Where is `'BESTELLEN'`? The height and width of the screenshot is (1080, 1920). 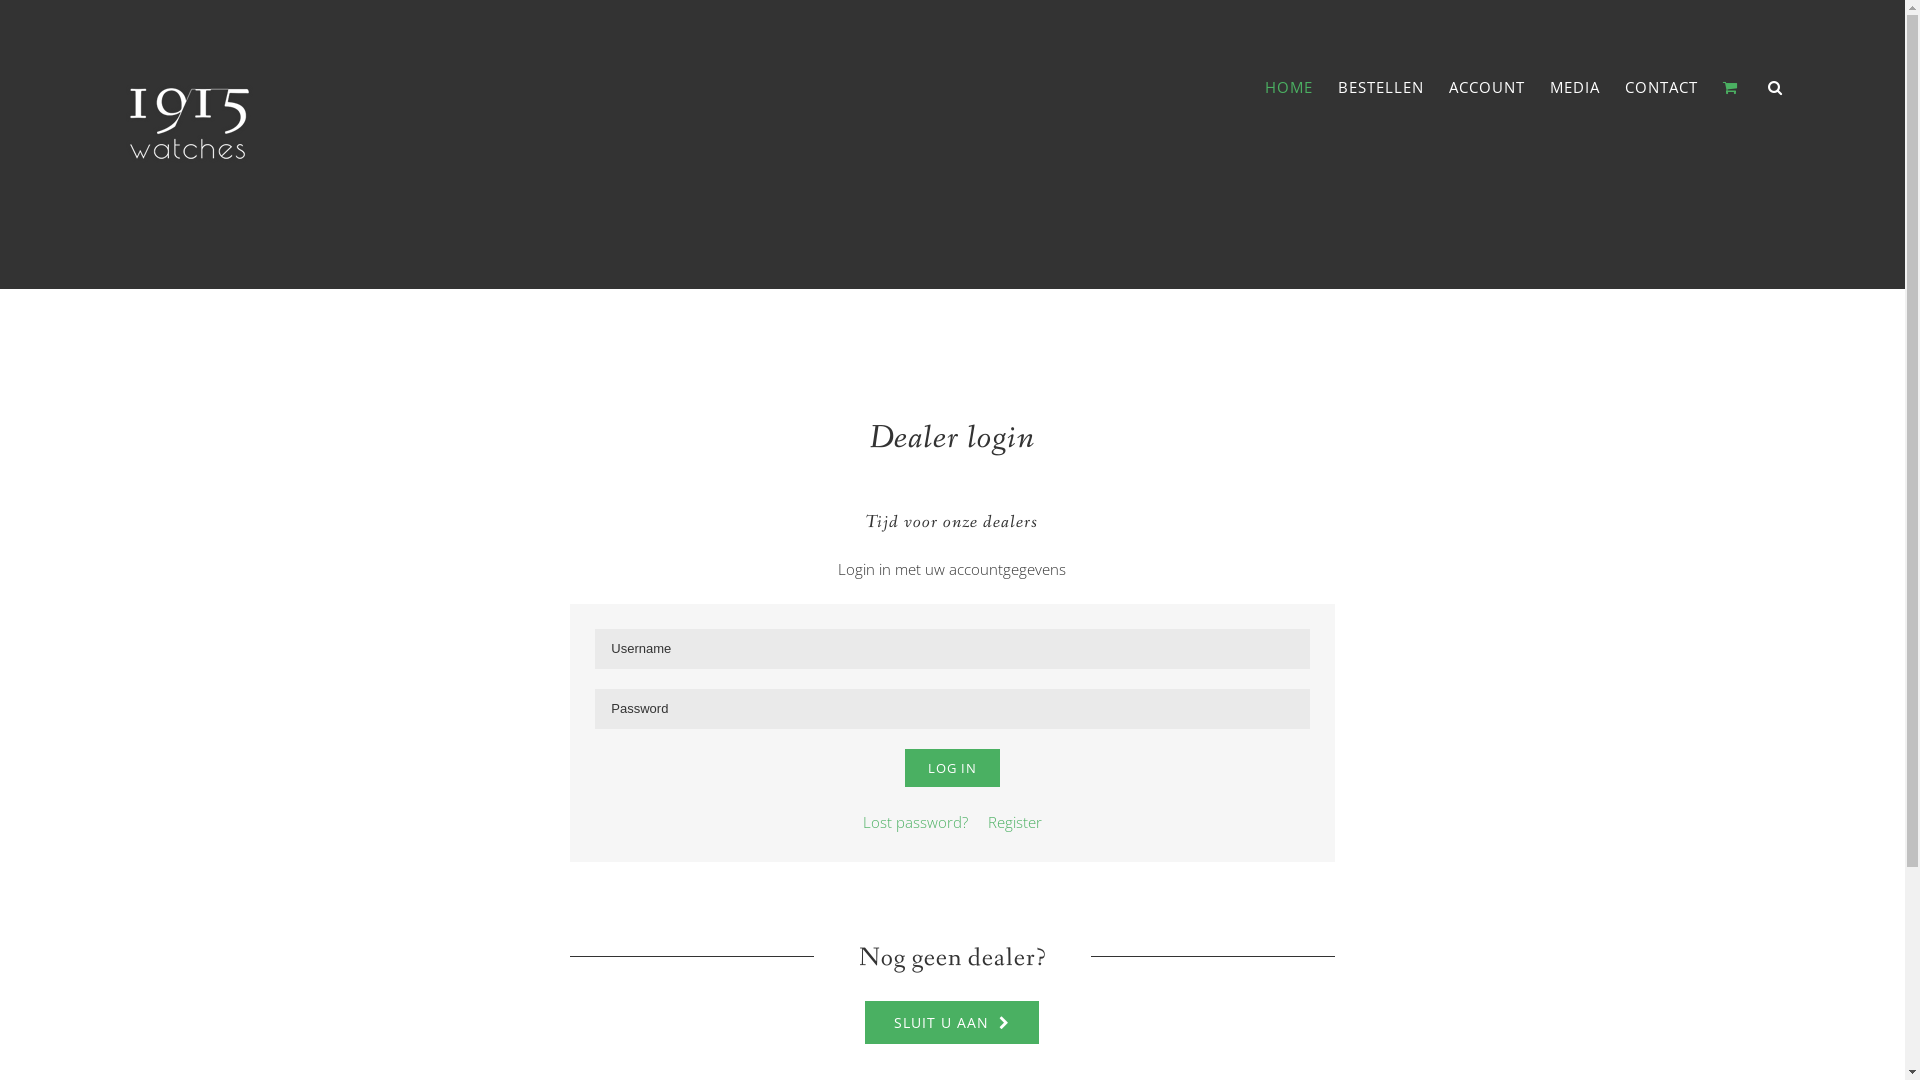 'BESTELLEN' is located at coordinates (1380, 86).